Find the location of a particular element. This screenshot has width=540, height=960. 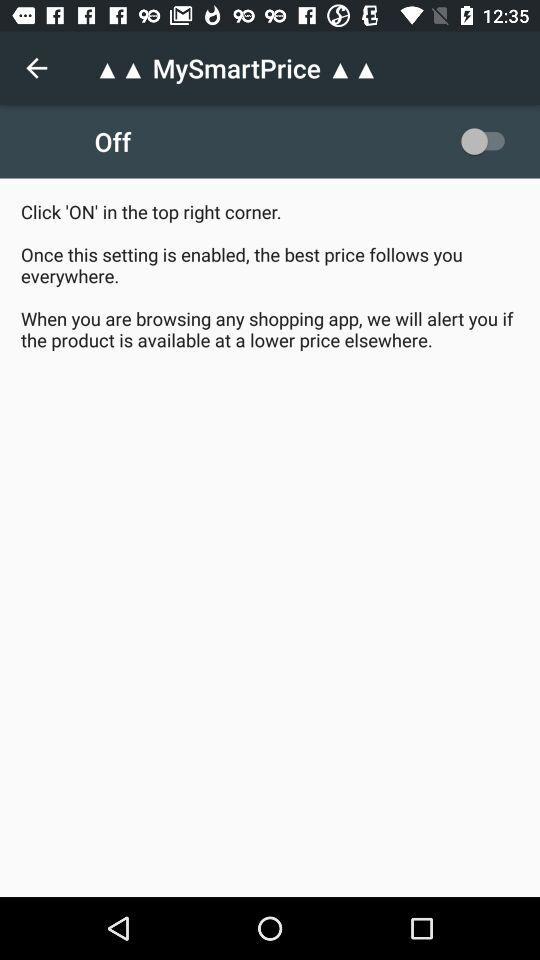

the app above the click on in icon is located at coordinates (36, 68).